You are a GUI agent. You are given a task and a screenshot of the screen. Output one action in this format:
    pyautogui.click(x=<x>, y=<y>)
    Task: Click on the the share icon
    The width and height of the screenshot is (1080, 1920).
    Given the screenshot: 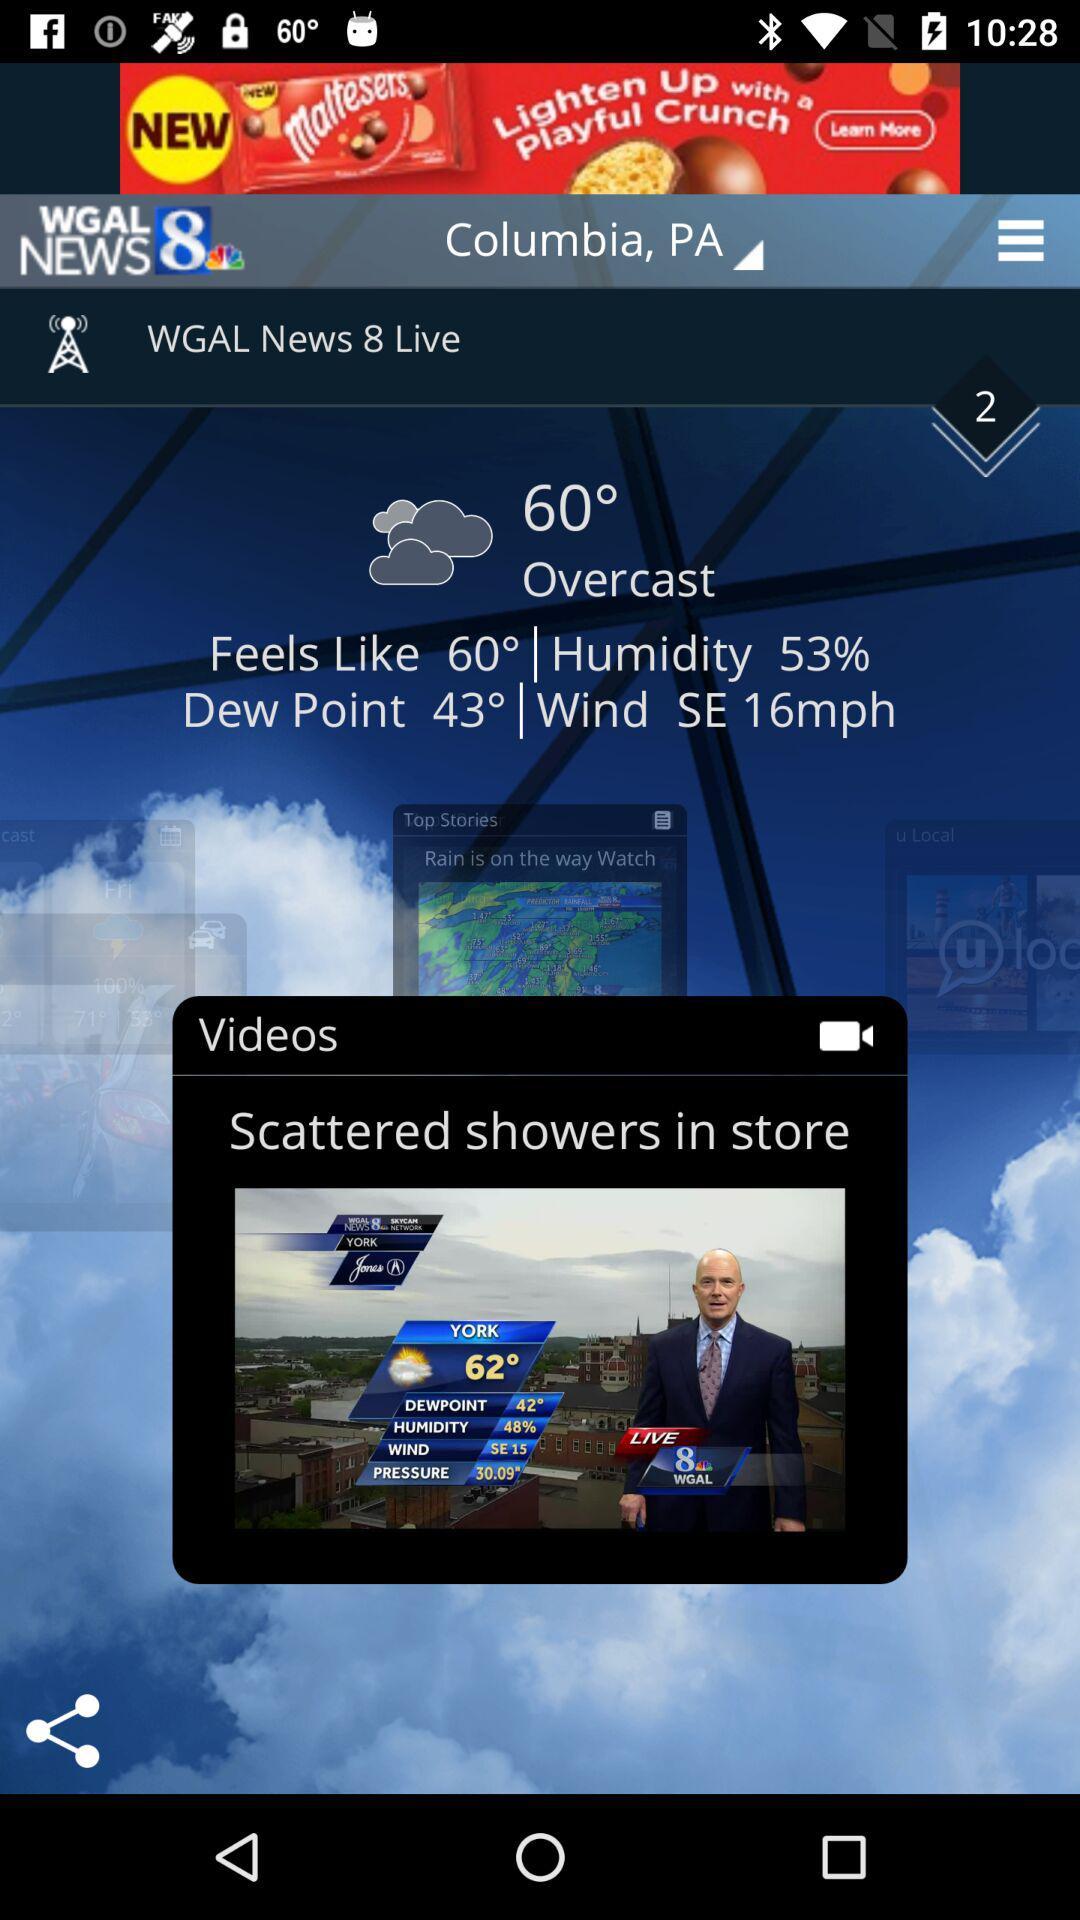 What is the action you would take?
    pyautogui.click(x=61, y=1730)
    